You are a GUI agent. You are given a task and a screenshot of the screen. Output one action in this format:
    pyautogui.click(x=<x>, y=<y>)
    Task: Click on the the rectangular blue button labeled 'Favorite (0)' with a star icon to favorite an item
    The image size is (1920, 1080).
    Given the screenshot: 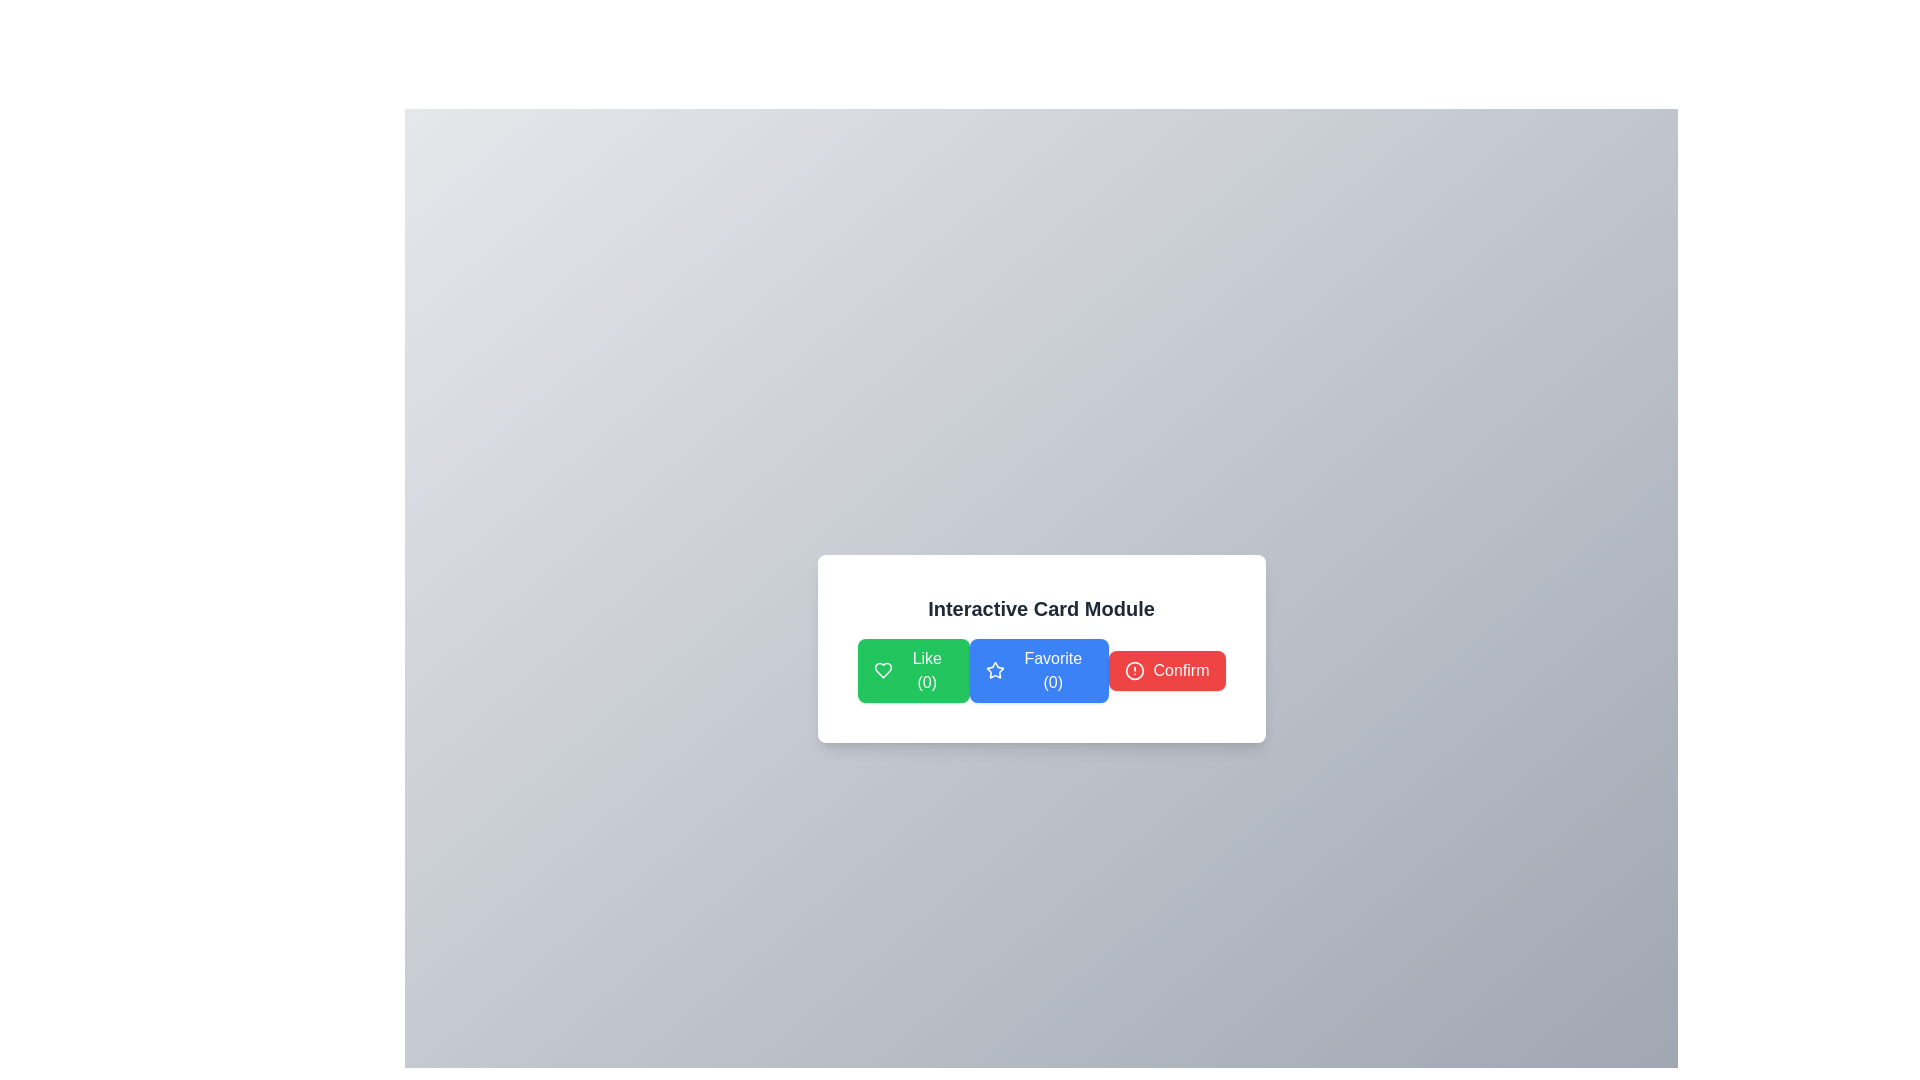 What is the action you would take?
    pyautogui.click(x=1039, y=671)
    